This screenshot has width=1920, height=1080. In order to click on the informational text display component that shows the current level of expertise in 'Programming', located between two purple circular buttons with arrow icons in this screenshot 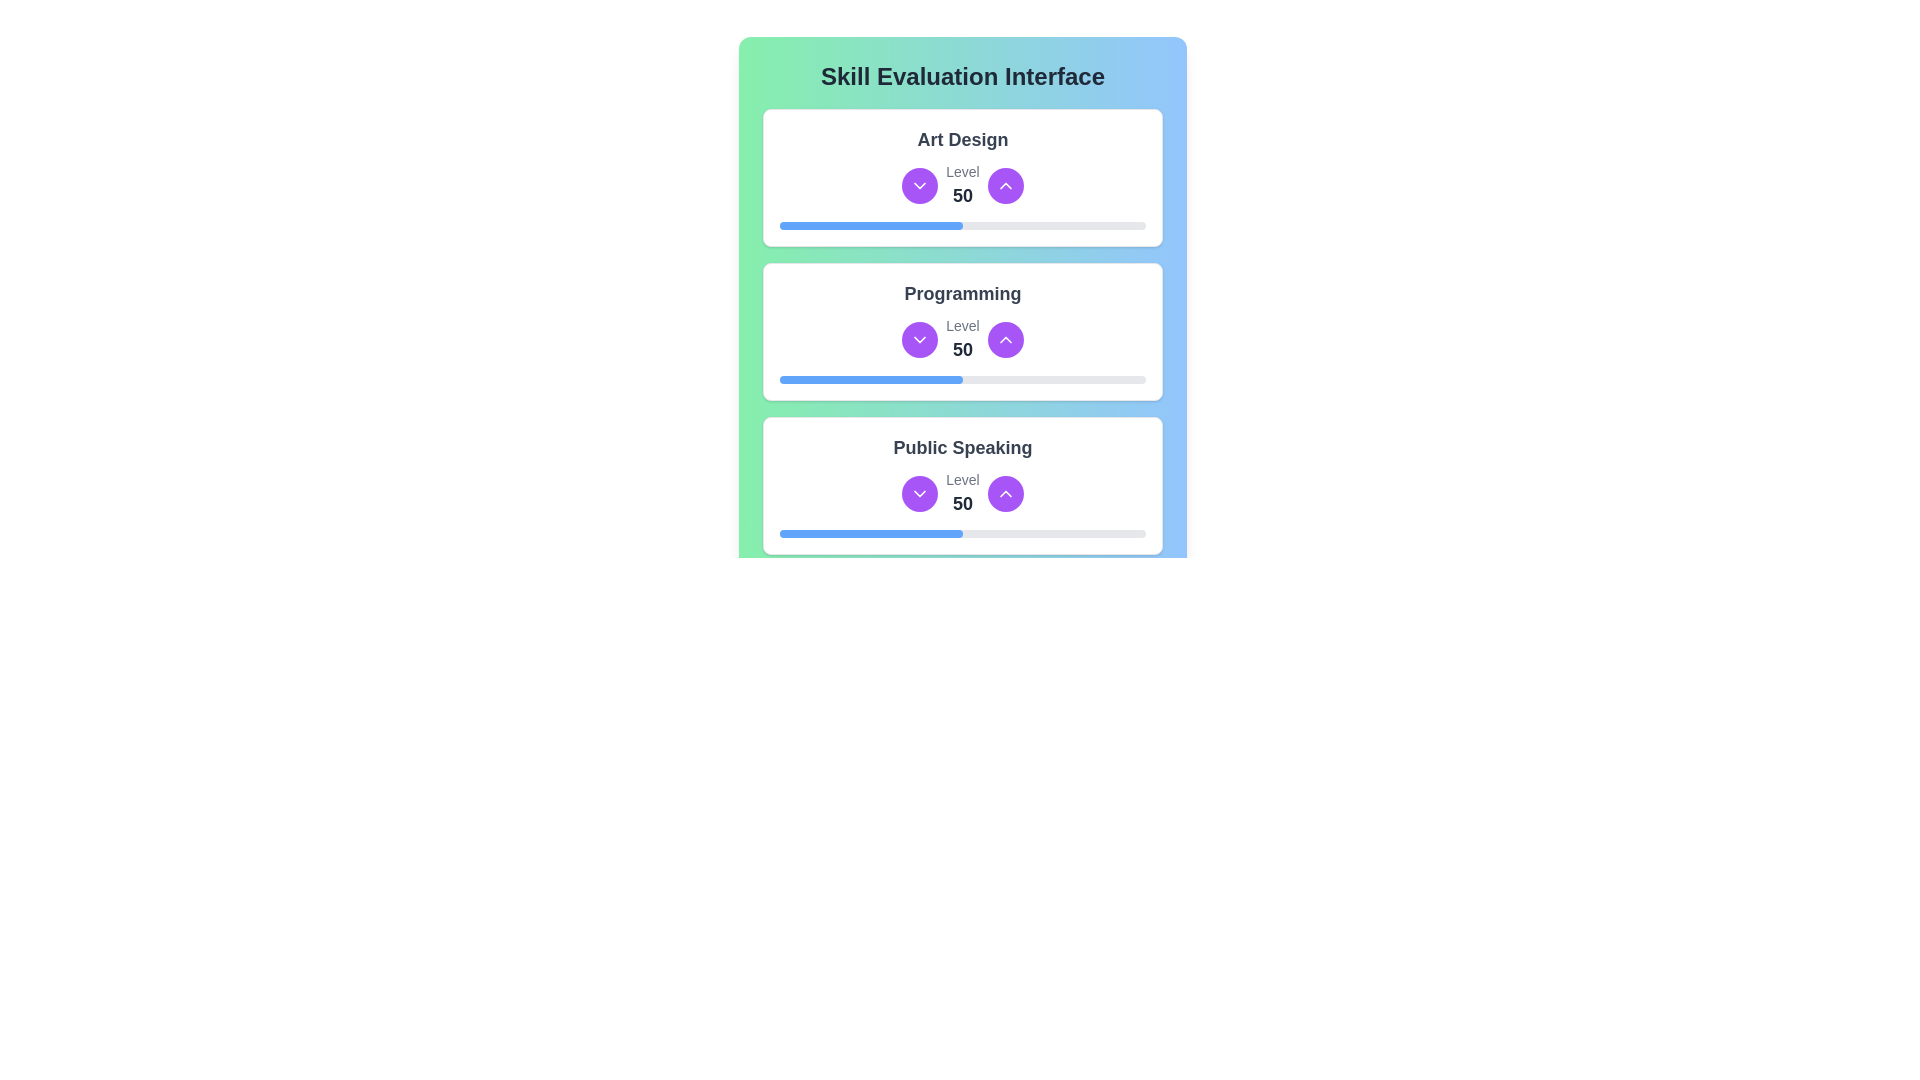, I will do `click(963, 338)`.